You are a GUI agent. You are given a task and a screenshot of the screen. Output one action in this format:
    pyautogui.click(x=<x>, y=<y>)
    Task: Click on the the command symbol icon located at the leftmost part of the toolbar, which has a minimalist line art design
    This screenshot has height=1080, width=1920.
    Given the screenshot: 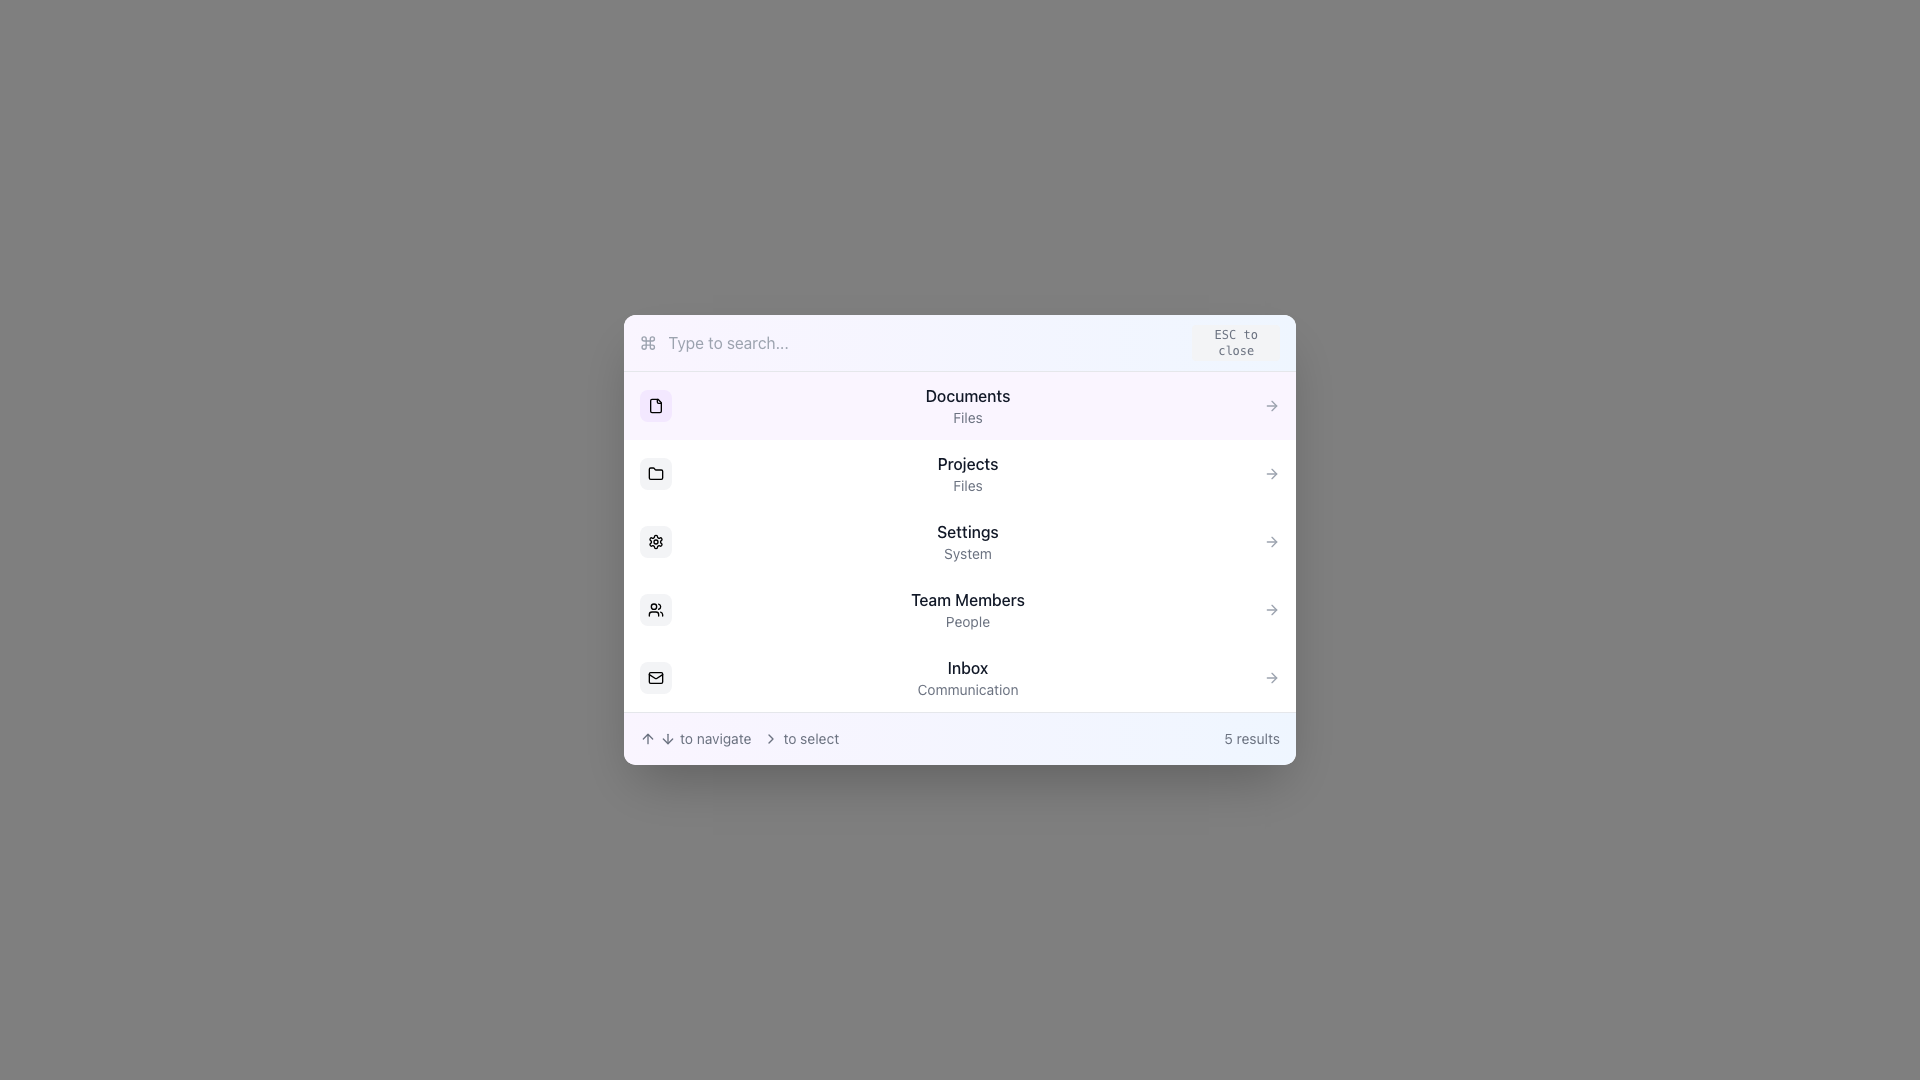 What is the action you would take?
    pyautogui.click(x=648, y=342)
    